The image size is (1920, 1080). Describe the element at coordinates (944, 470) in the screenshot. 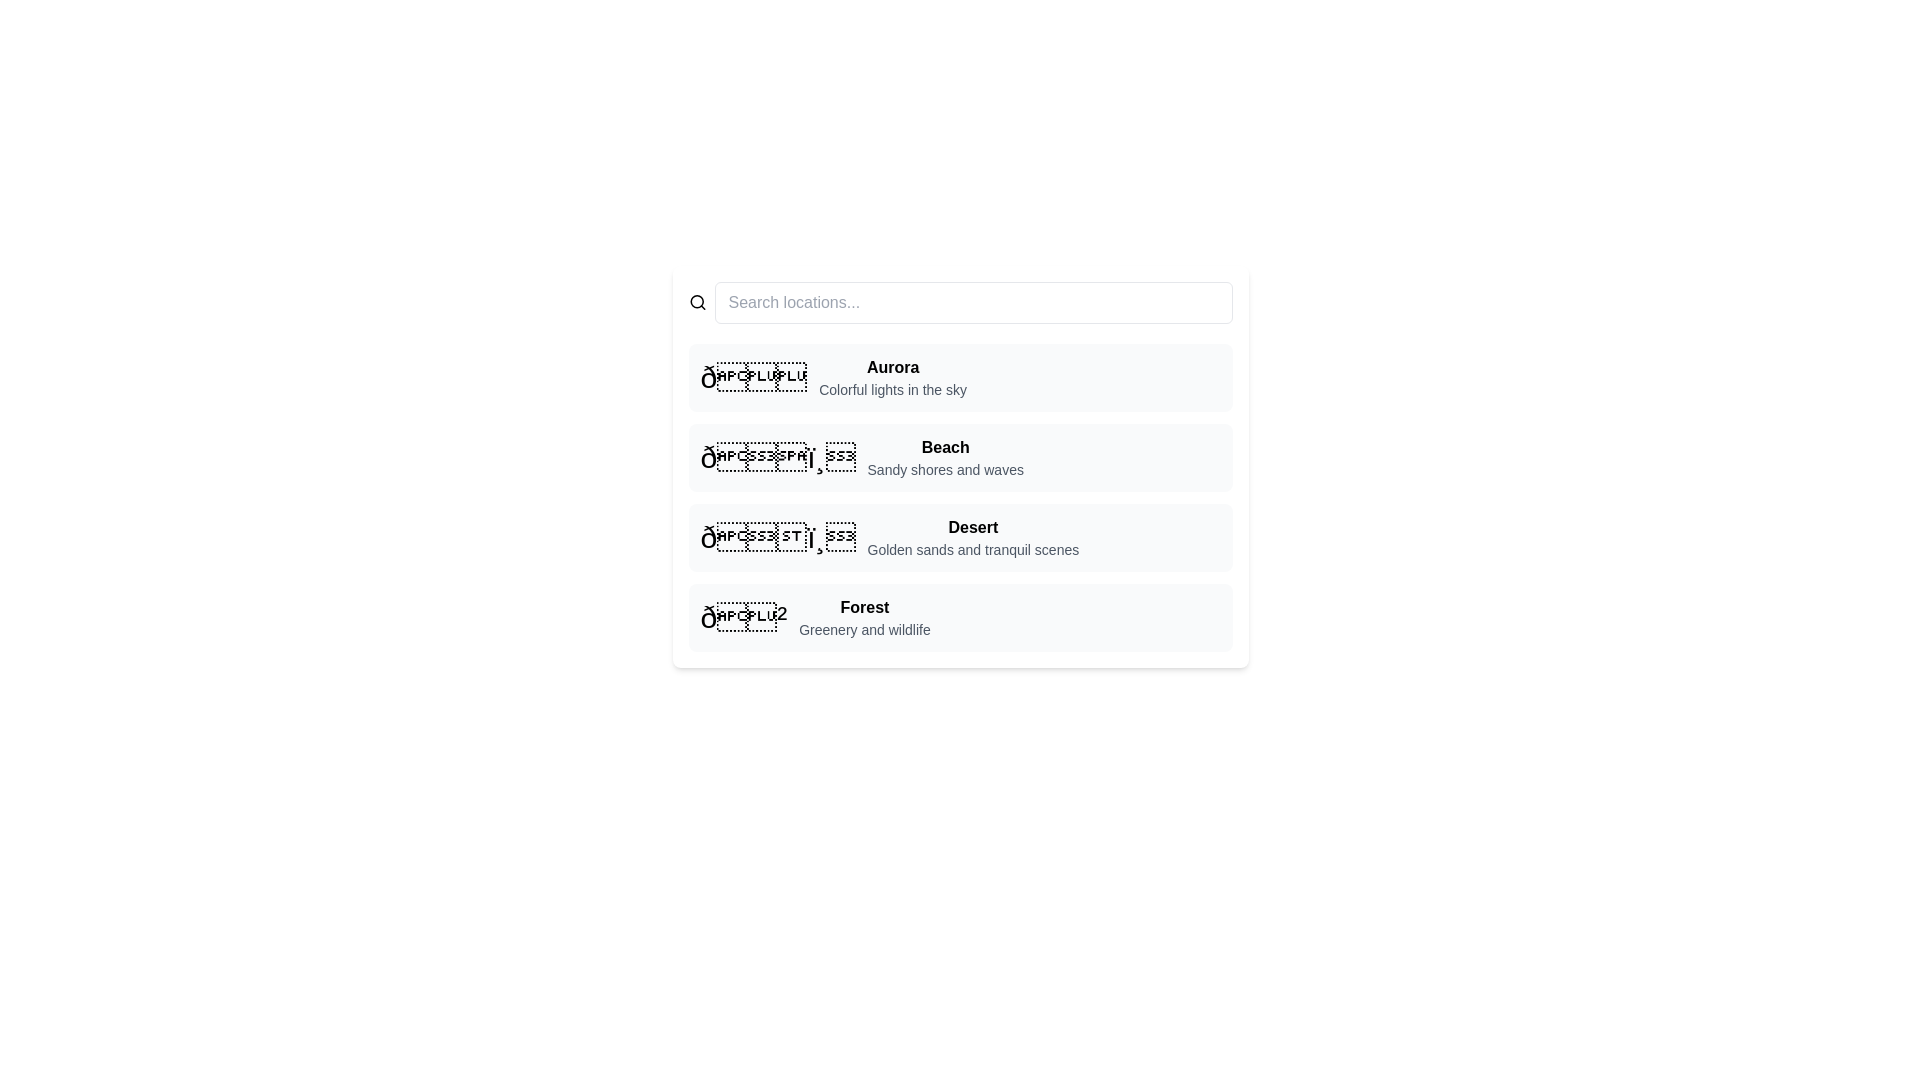

I see `the text element displaying 'Sandy shores and waves', which is located under the bold 'Beach' title in the vertical list of destinations` at that location.